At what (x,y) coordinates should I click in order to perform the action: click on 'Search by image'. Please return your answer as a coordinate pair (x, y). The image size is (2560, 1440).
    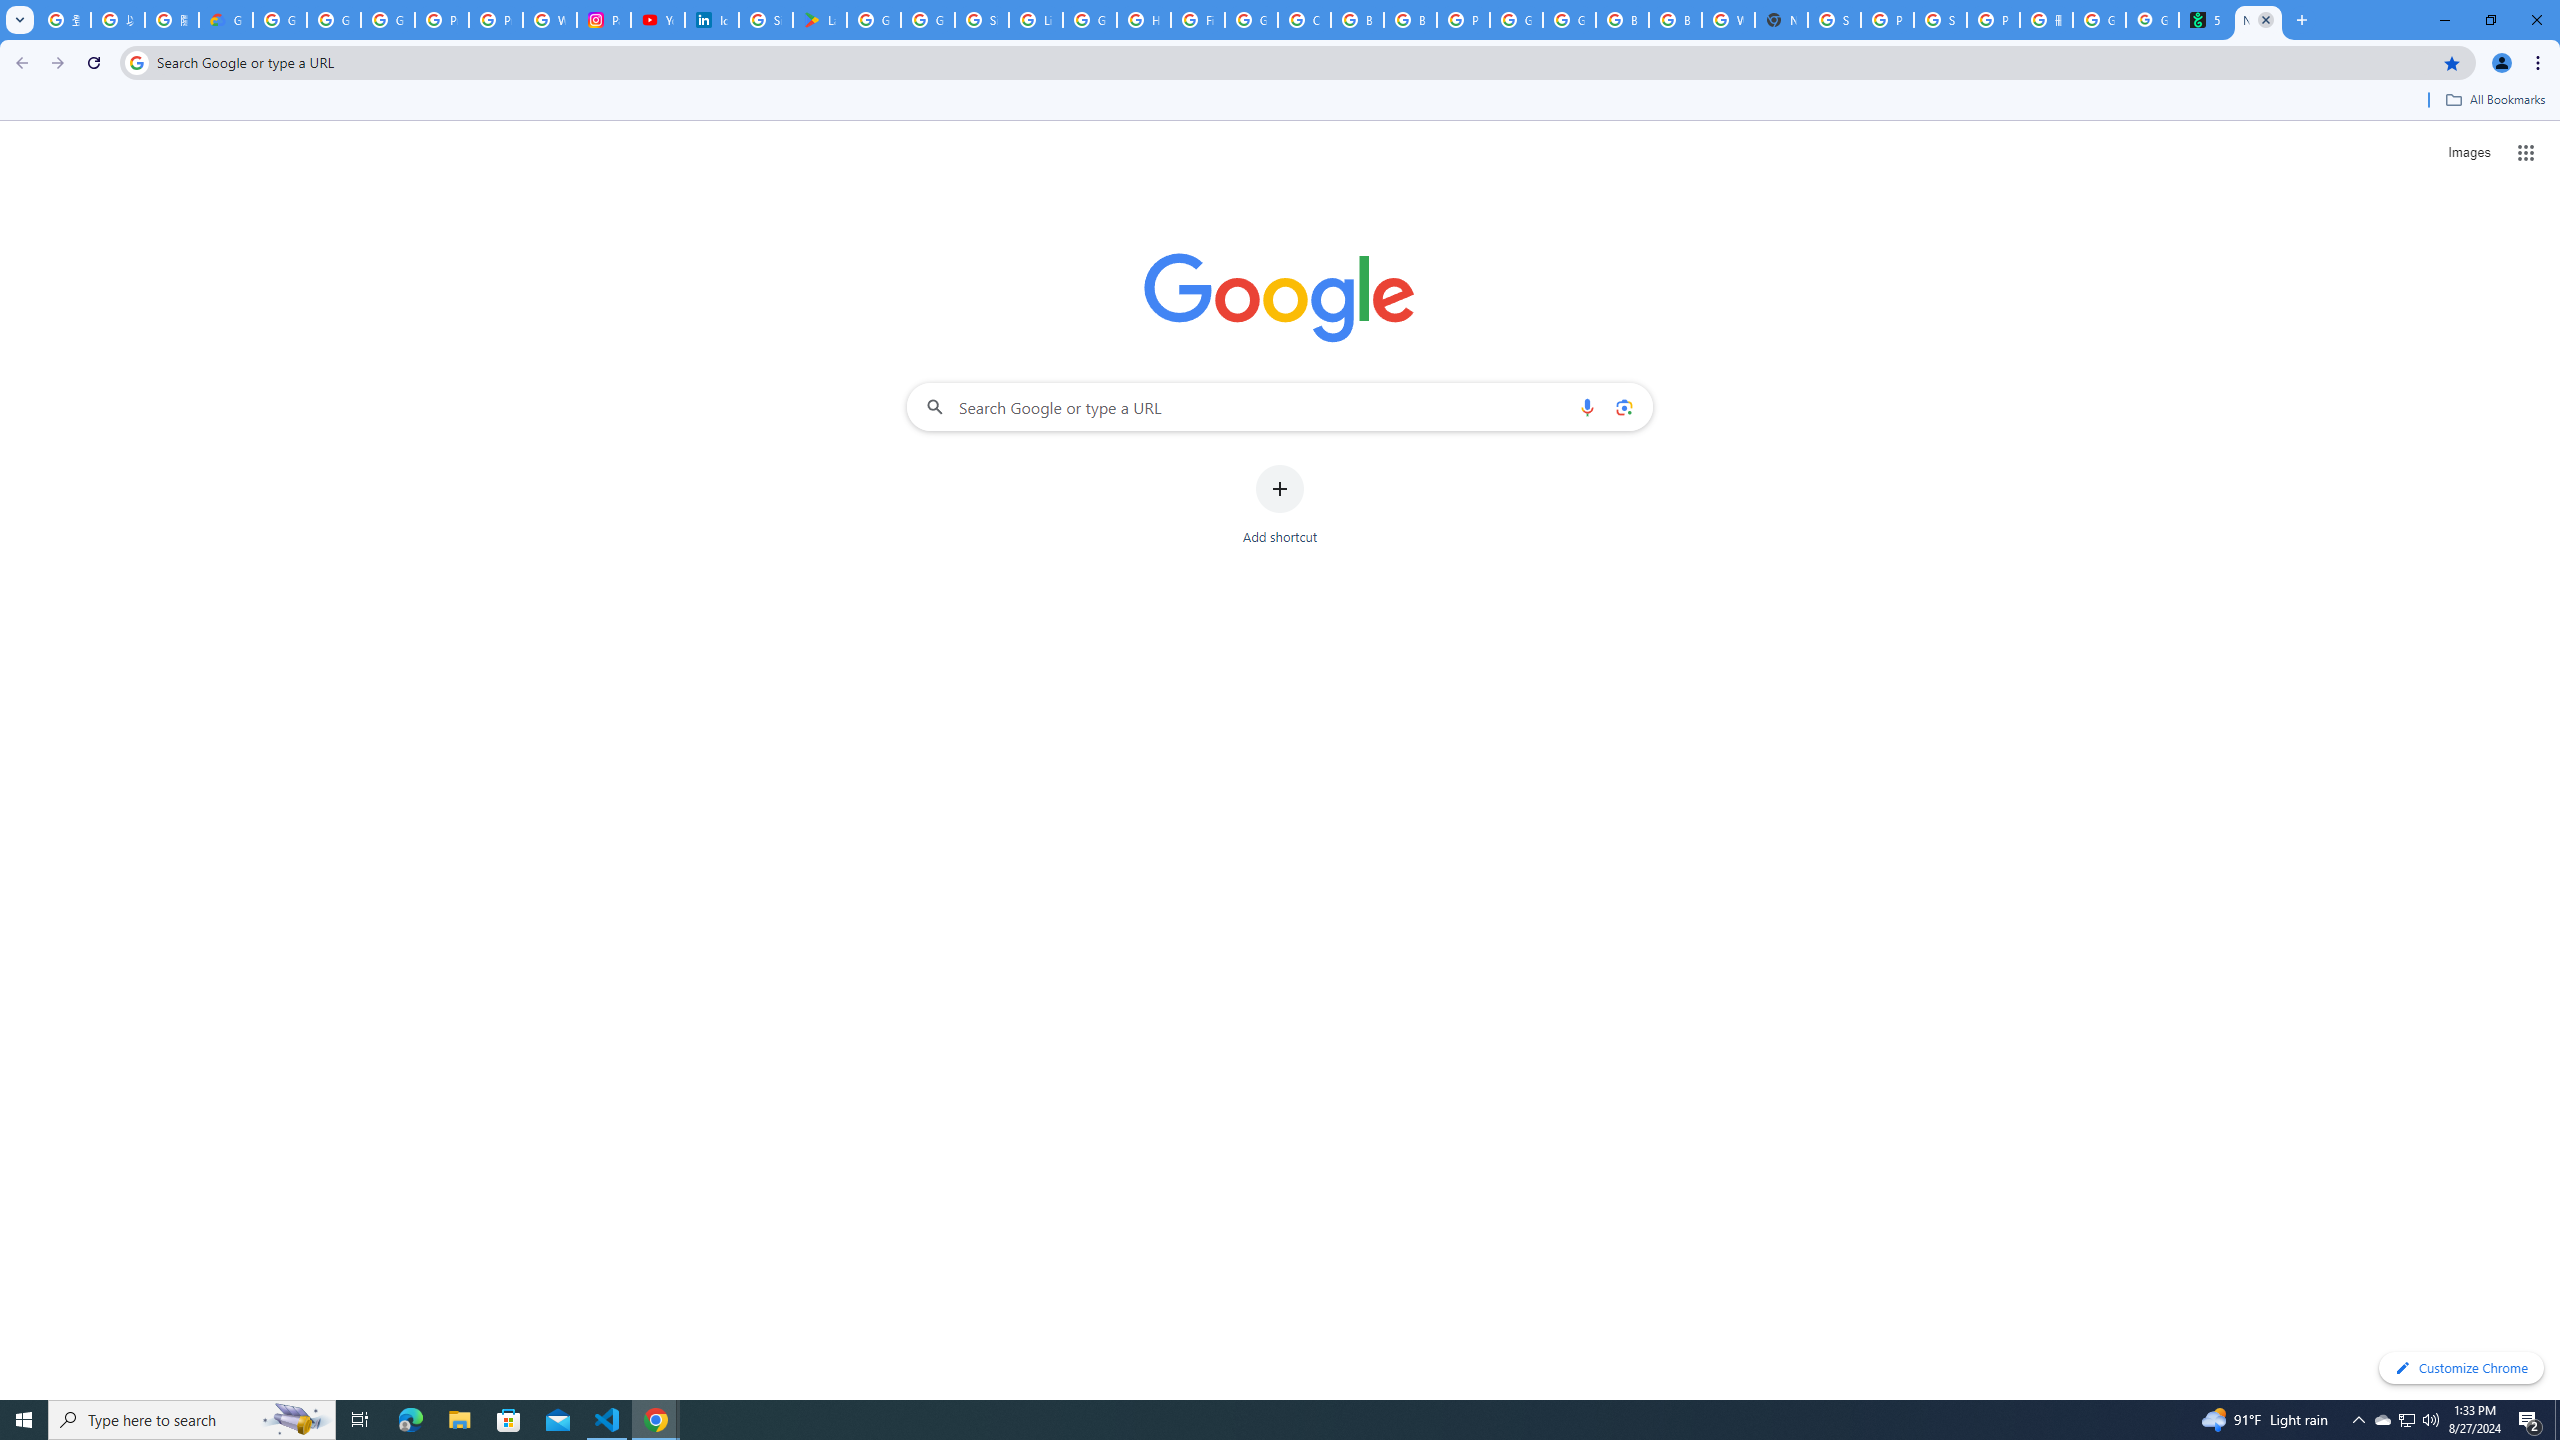
    Looking at the image, I should click on (1622, 405).